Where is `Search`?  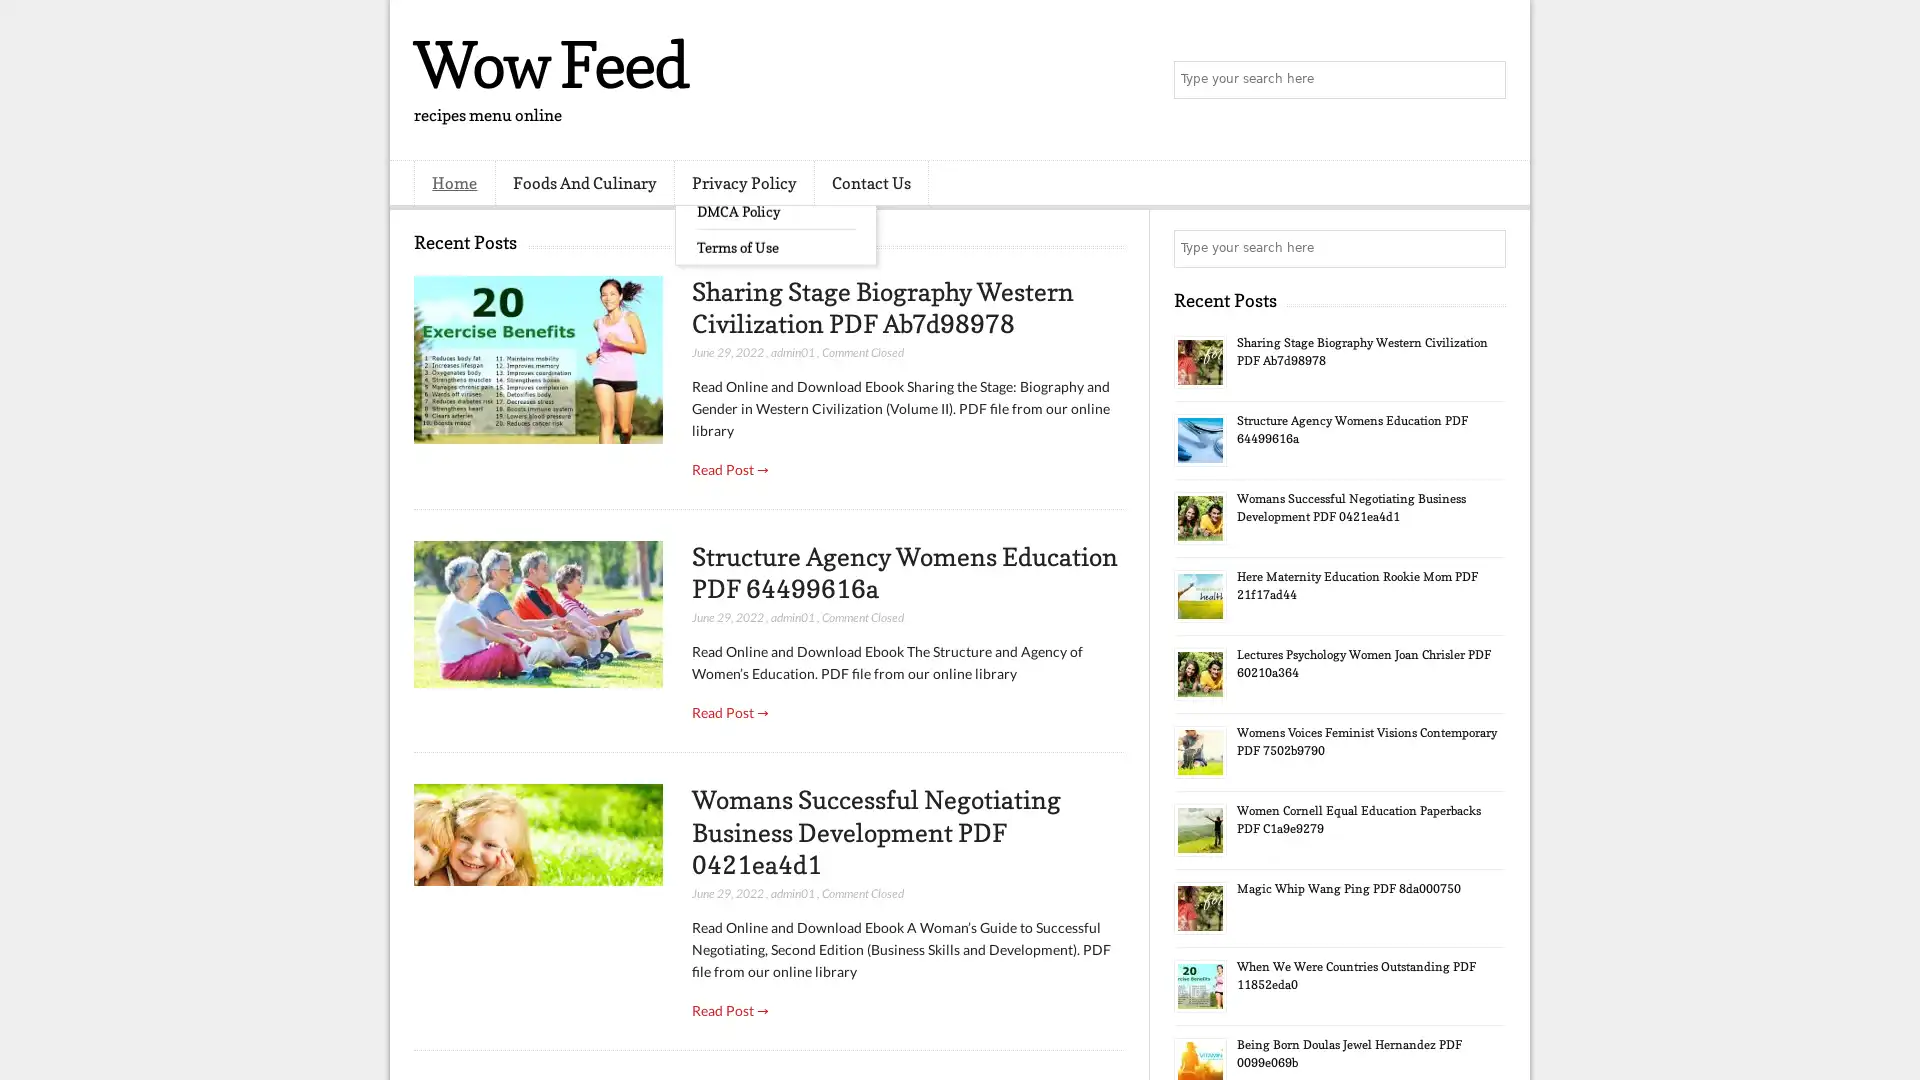
Search is located at coordinates (1485, 80).